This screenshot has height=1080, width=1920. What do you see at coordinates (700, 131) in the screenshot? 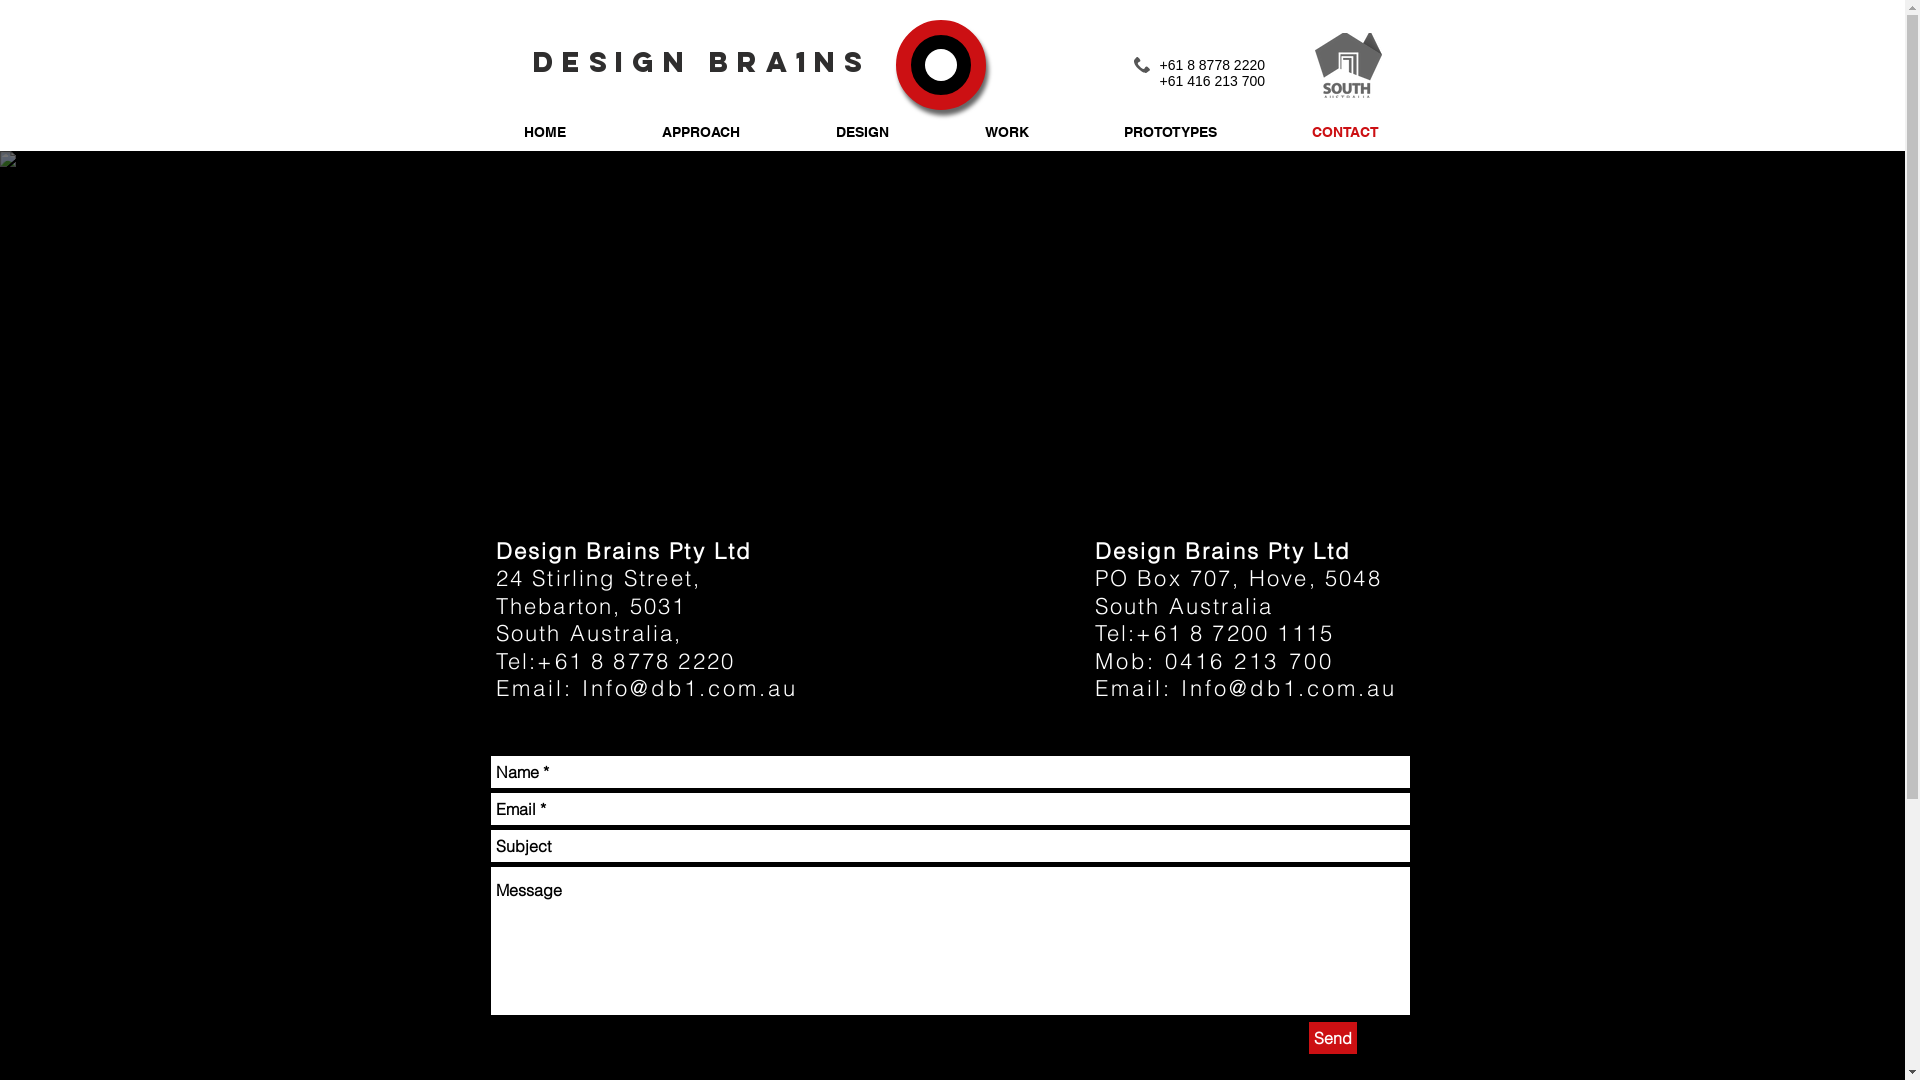
I see `'APPROACH'` at bounding box center [700, 131].